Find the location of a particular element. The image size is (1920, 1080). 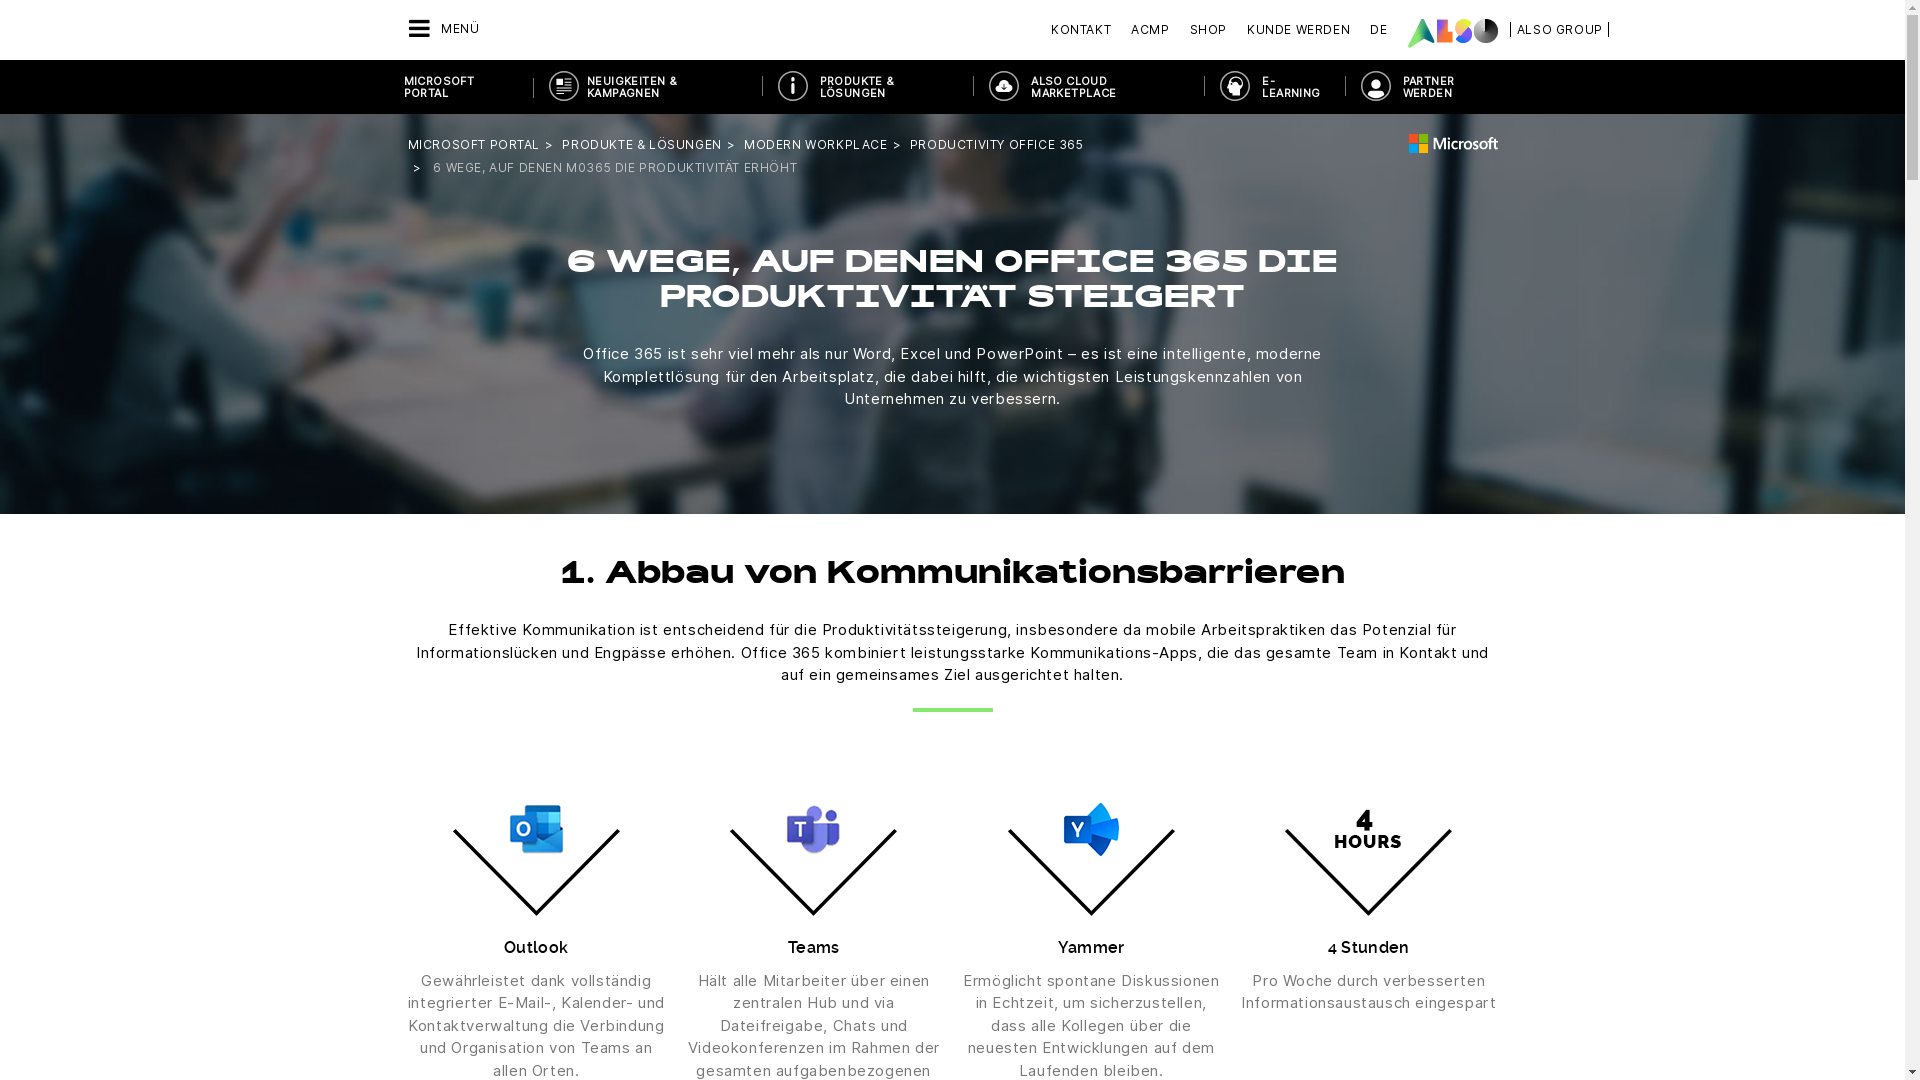

'ALSO Schweiz AG' is located at coordinates (1406, 33).